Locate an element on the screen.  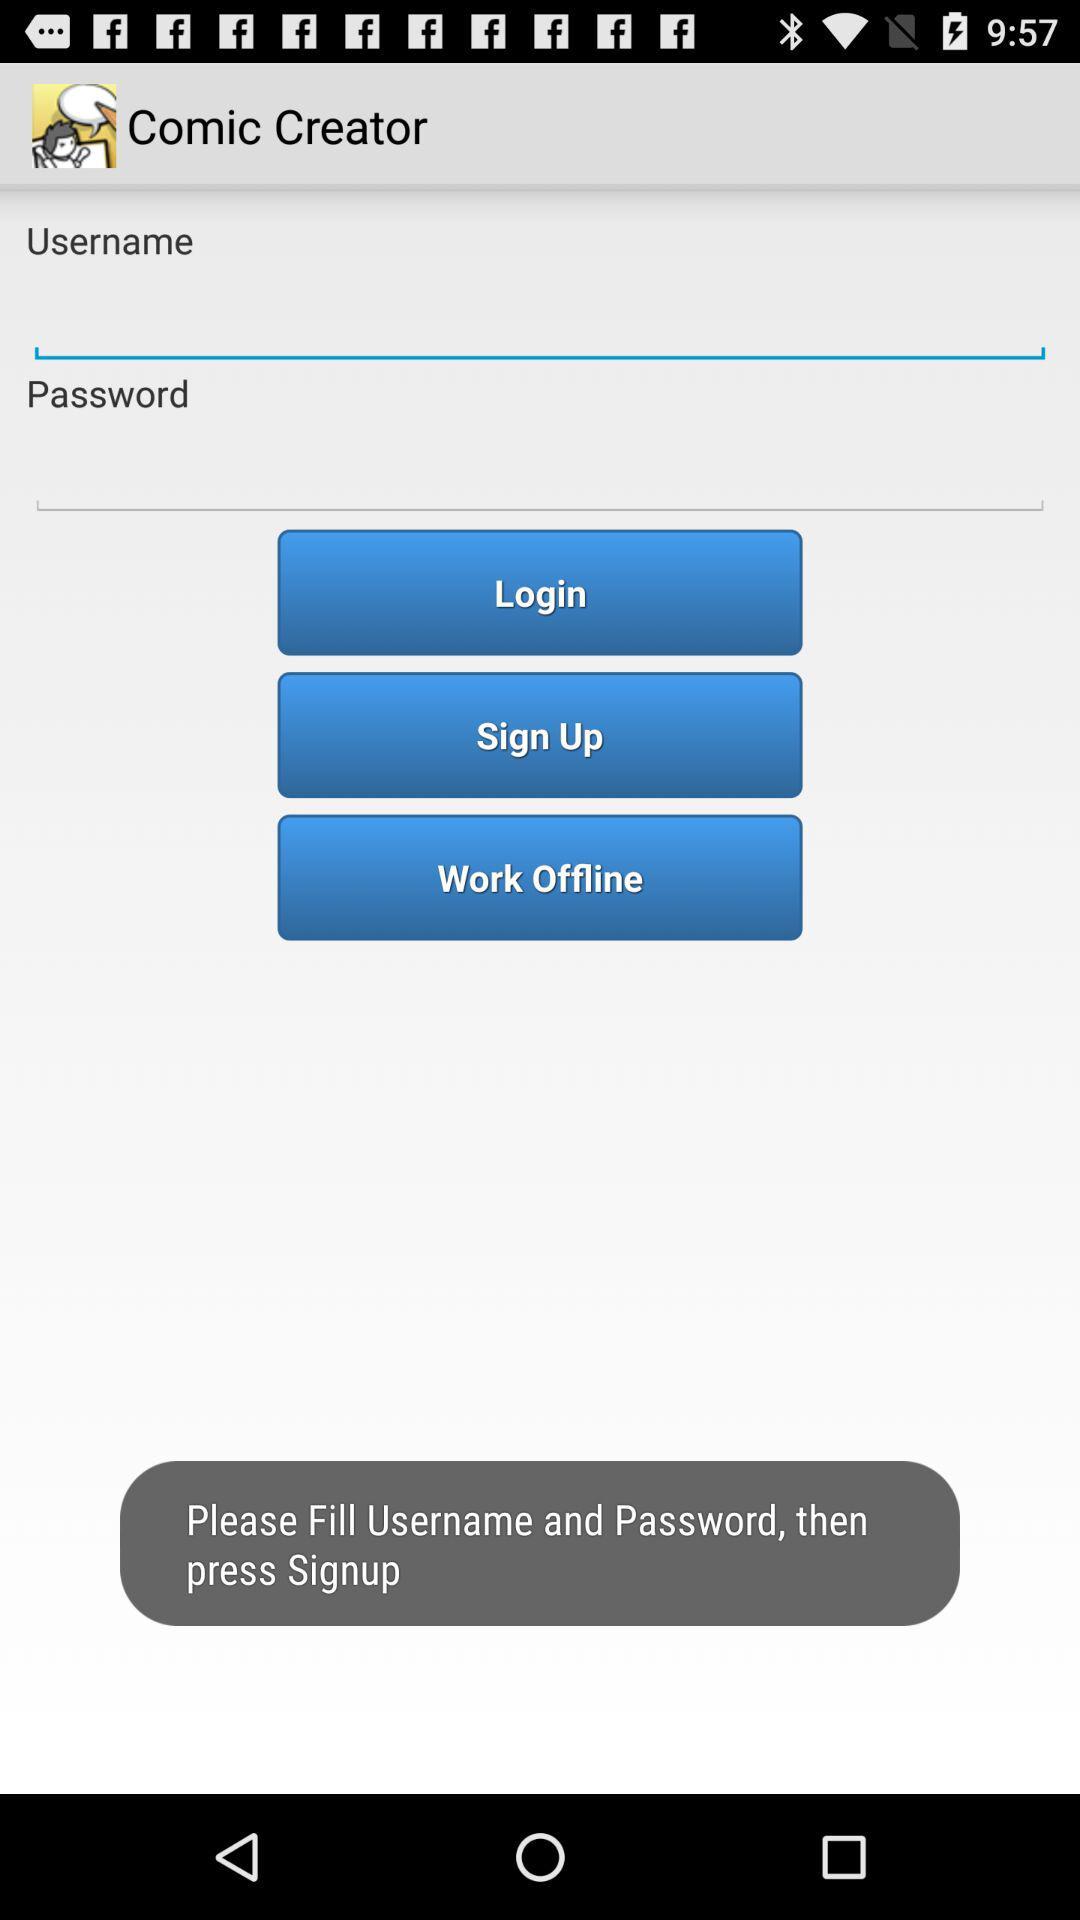
your password here is located at coordinates (540, 468).